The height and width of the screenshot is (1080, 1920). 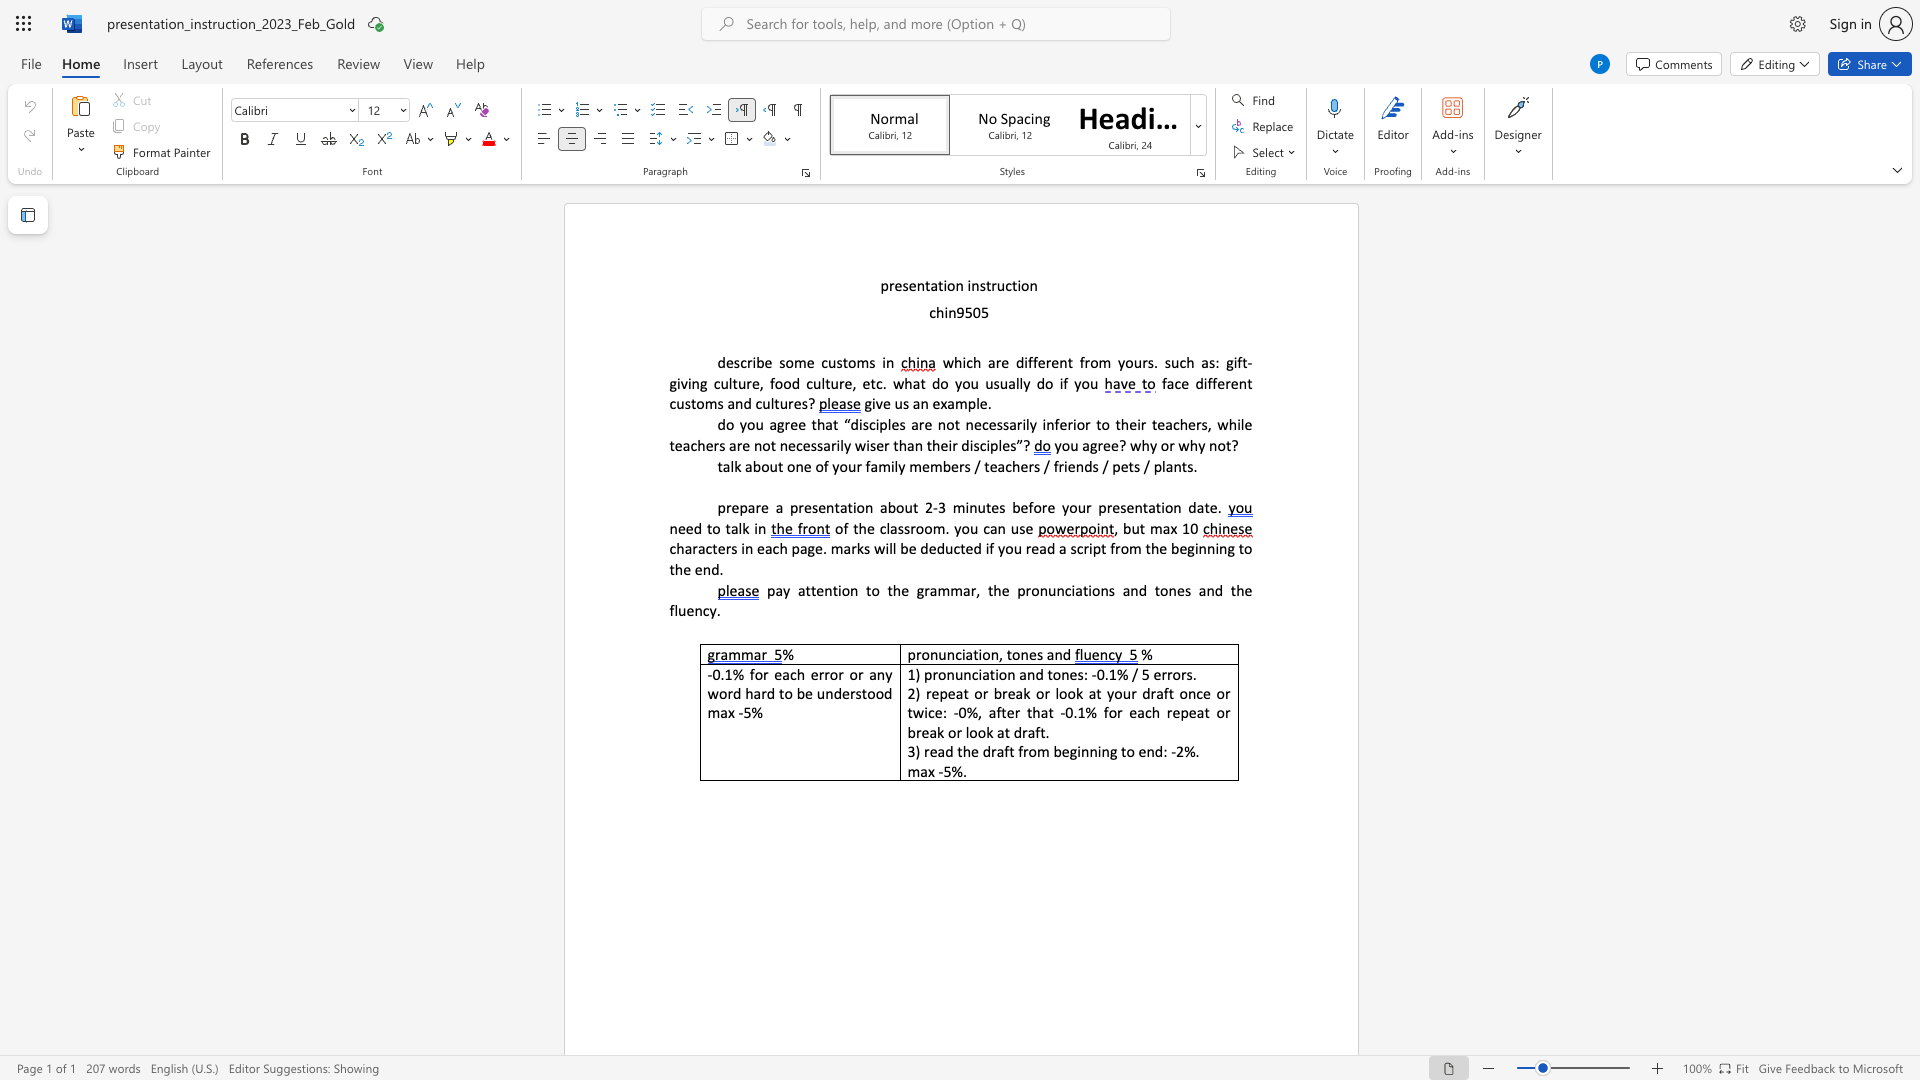 What do you see at coordinates (847, 506) in the screenshot?
I see `the subset text "tion a" within the text "prepare a presentation about 2"` at bounding box center [847, 506].